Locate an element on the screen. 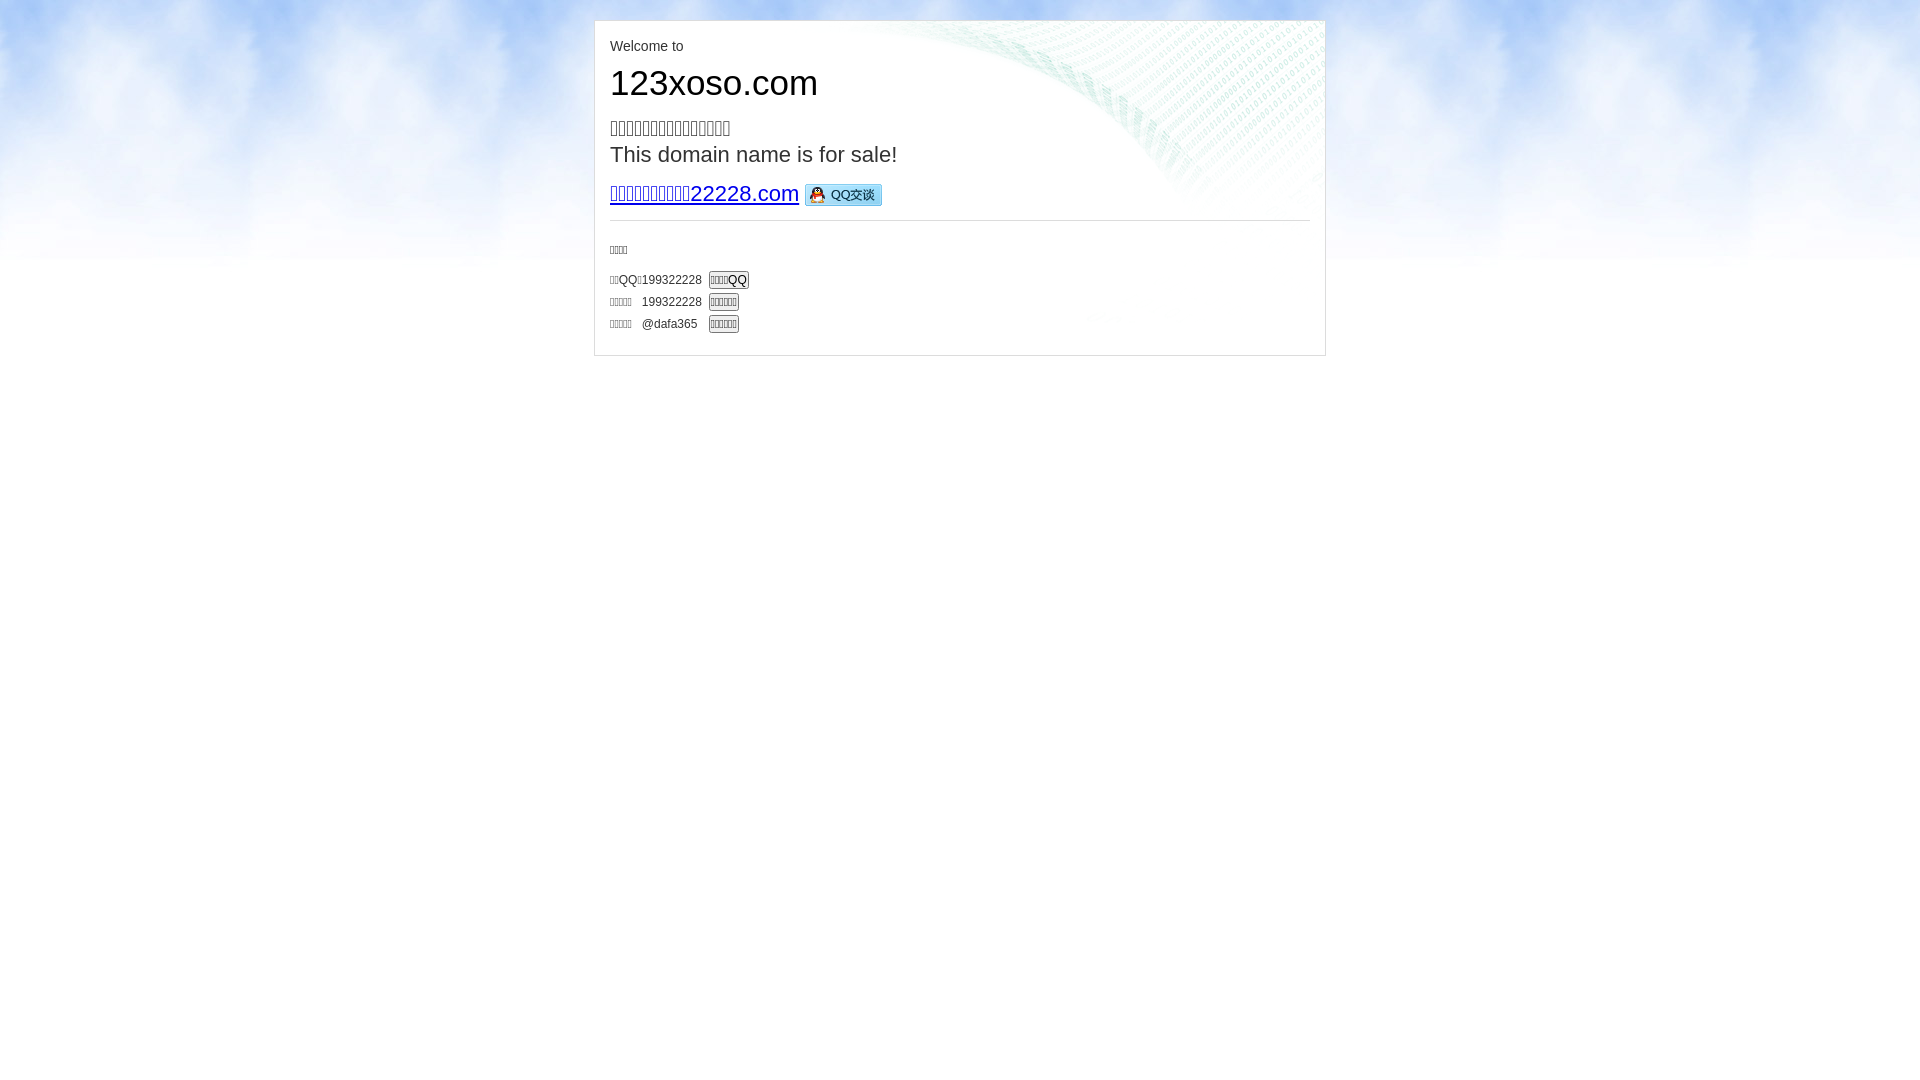 The height and width of the screenshot is (1080, 1920). '199322228' is located at coordinates (642, 300).